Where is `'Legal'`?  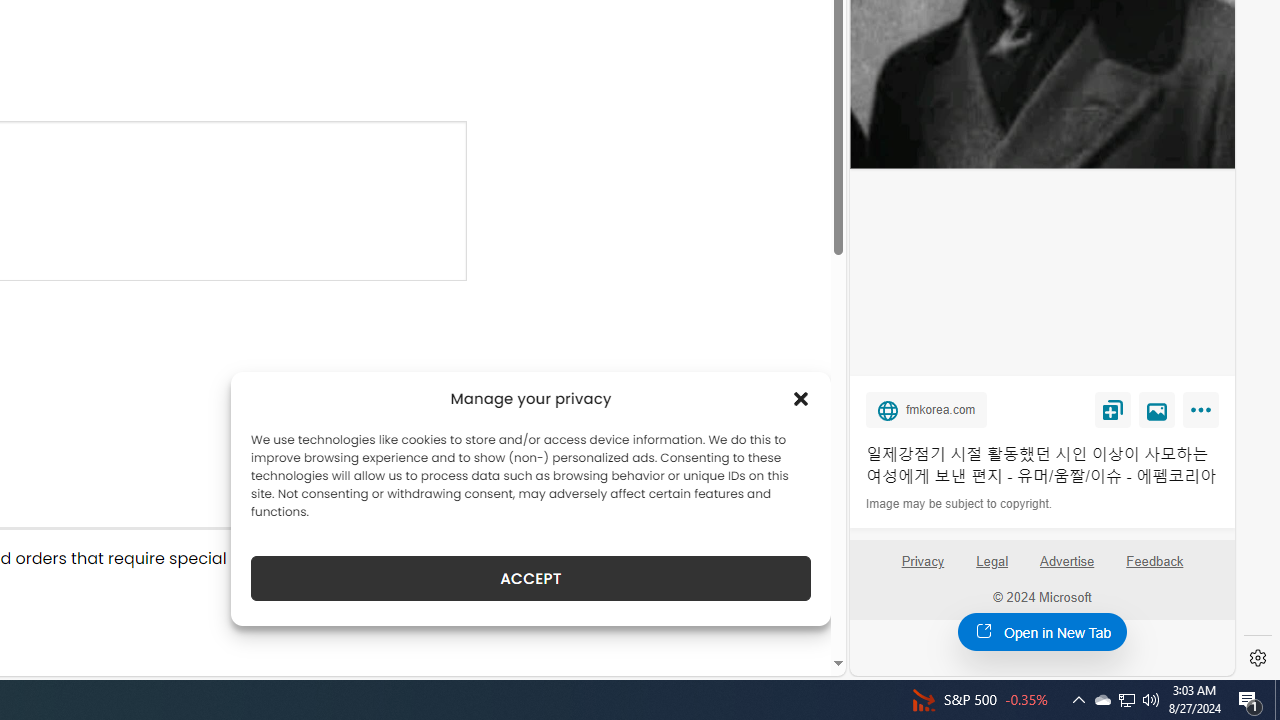
'Legal' is located at coordinates (992, 570).